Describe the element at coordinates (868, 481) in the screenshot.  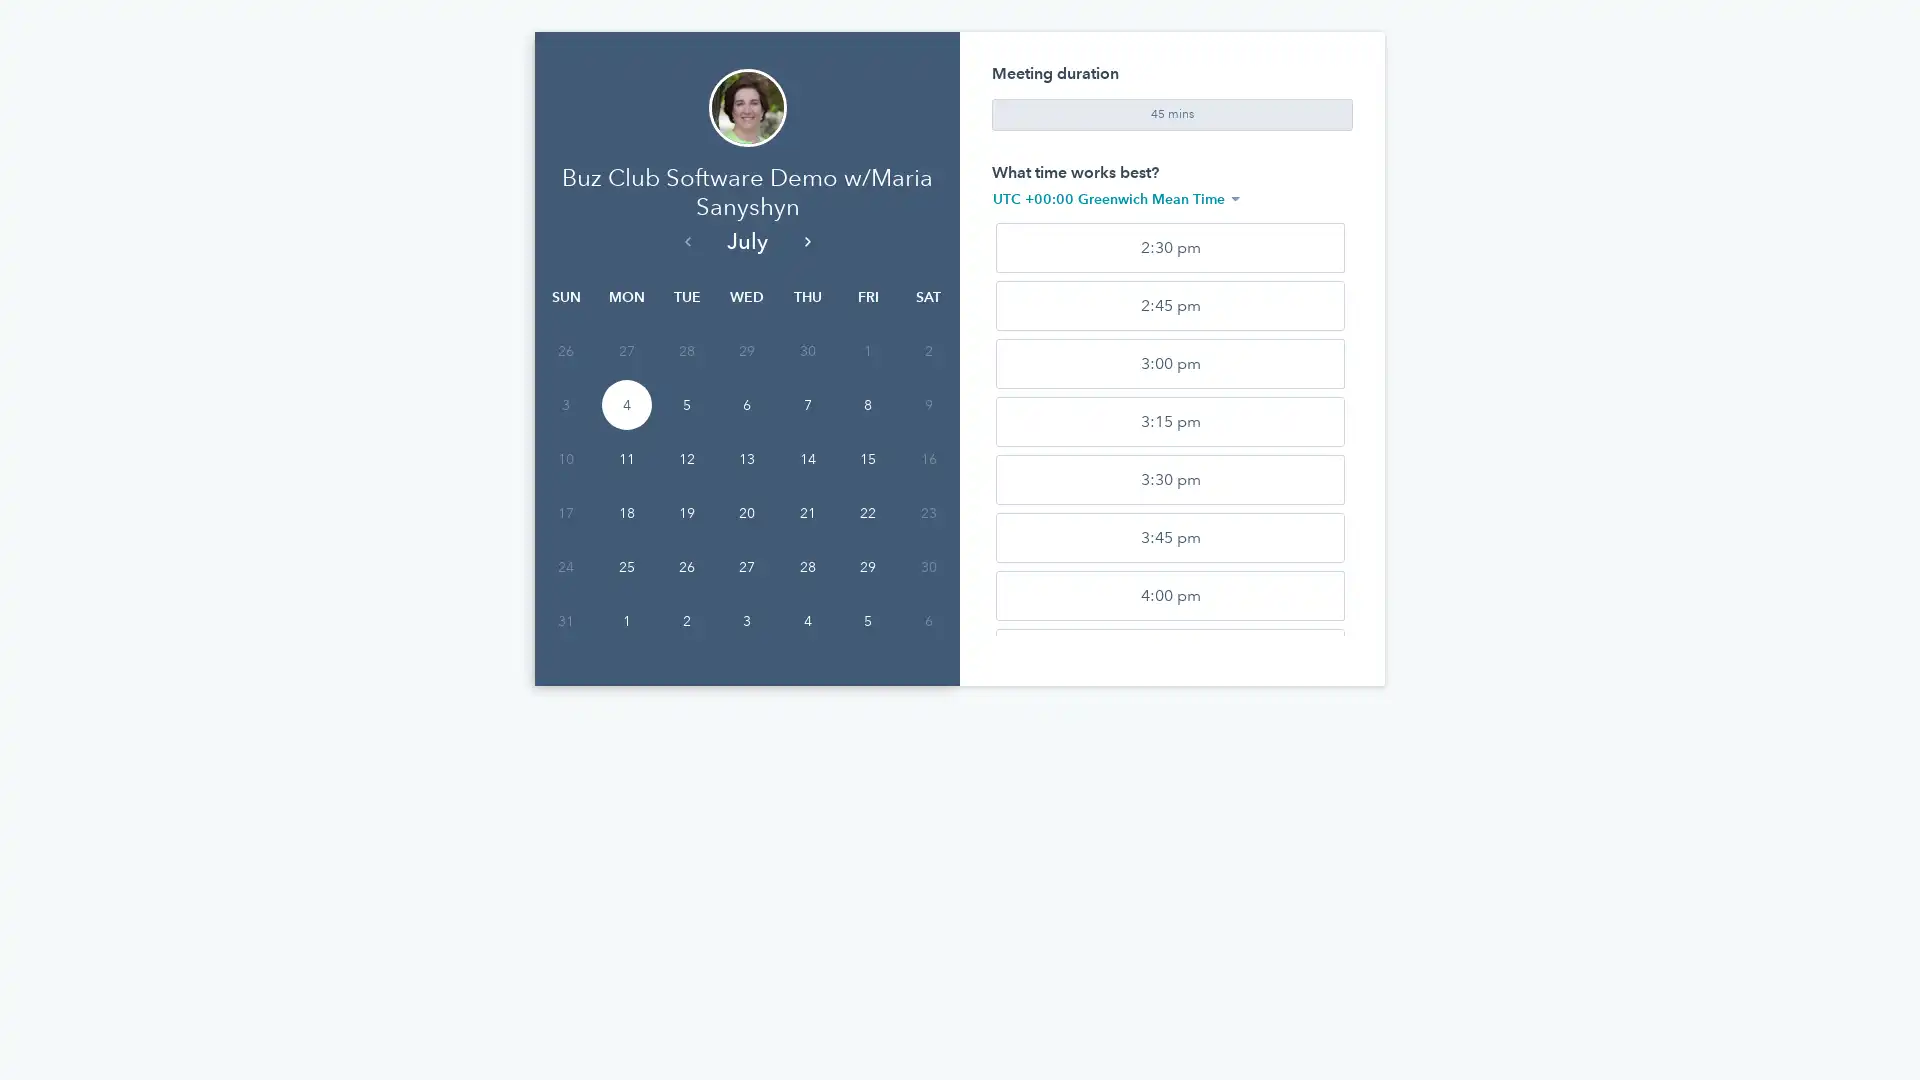
I see `July 8th` at that location.